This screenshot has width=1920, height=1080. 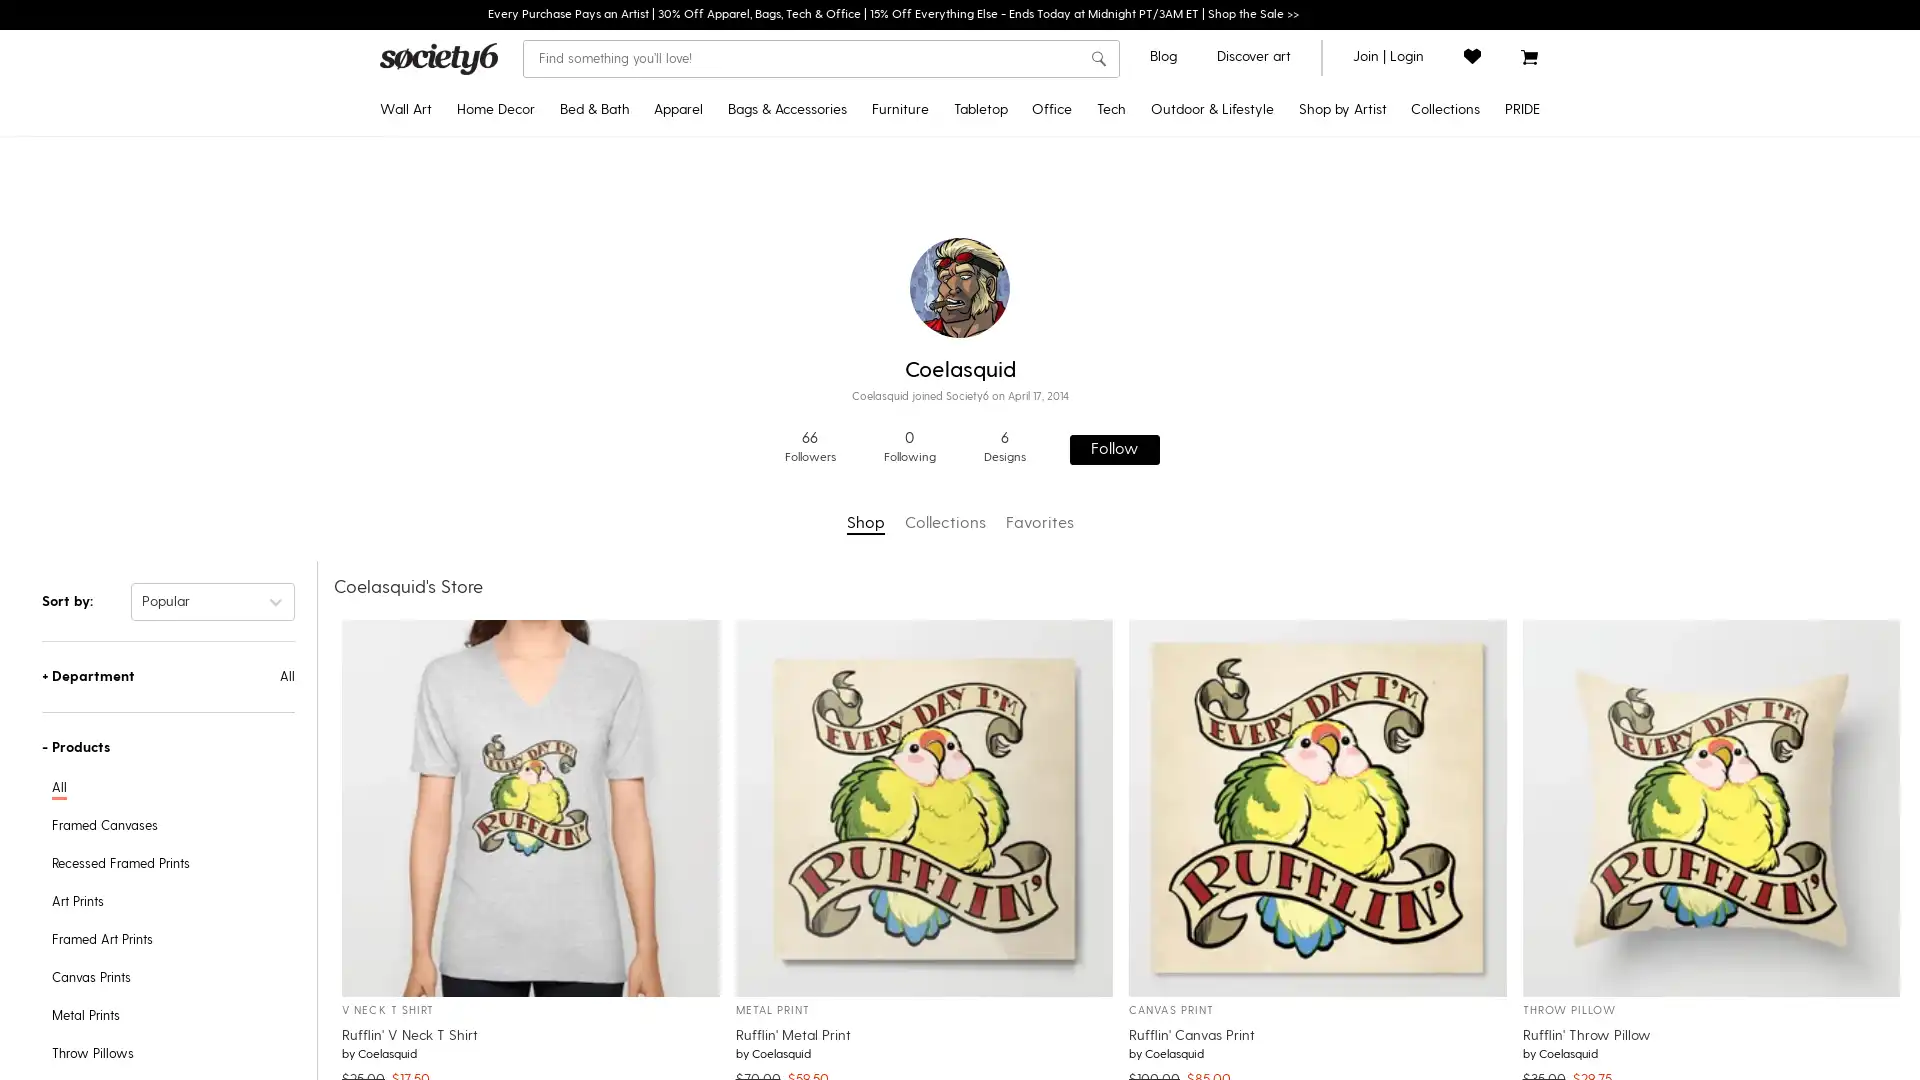 I want to click on Shop by Artist, so click(x=1342, y=110).